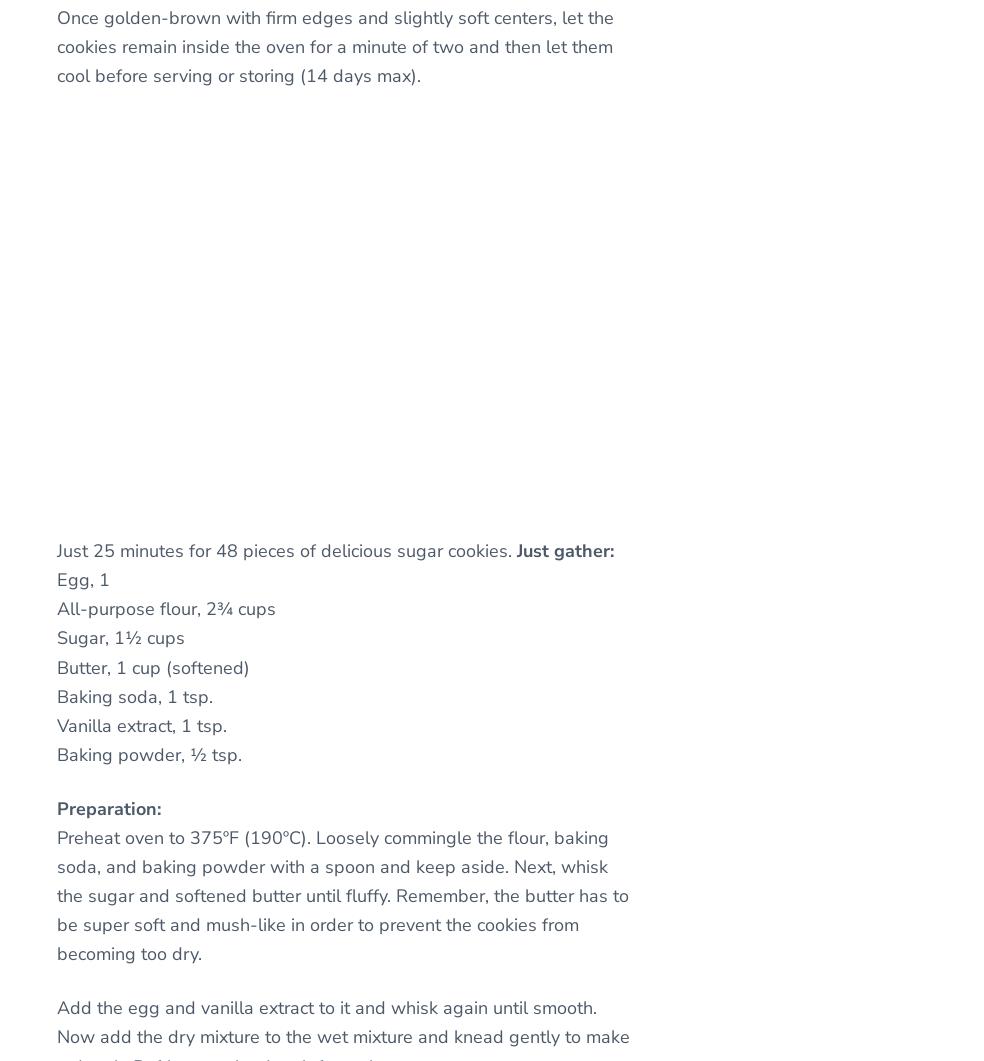 This screenshot has width=984, height=1061. What do you see at coordinates (141, 724) in the screenshot?
I see `'Vanilla extract, 1 tsp.'` at bounding box center [141, 724].